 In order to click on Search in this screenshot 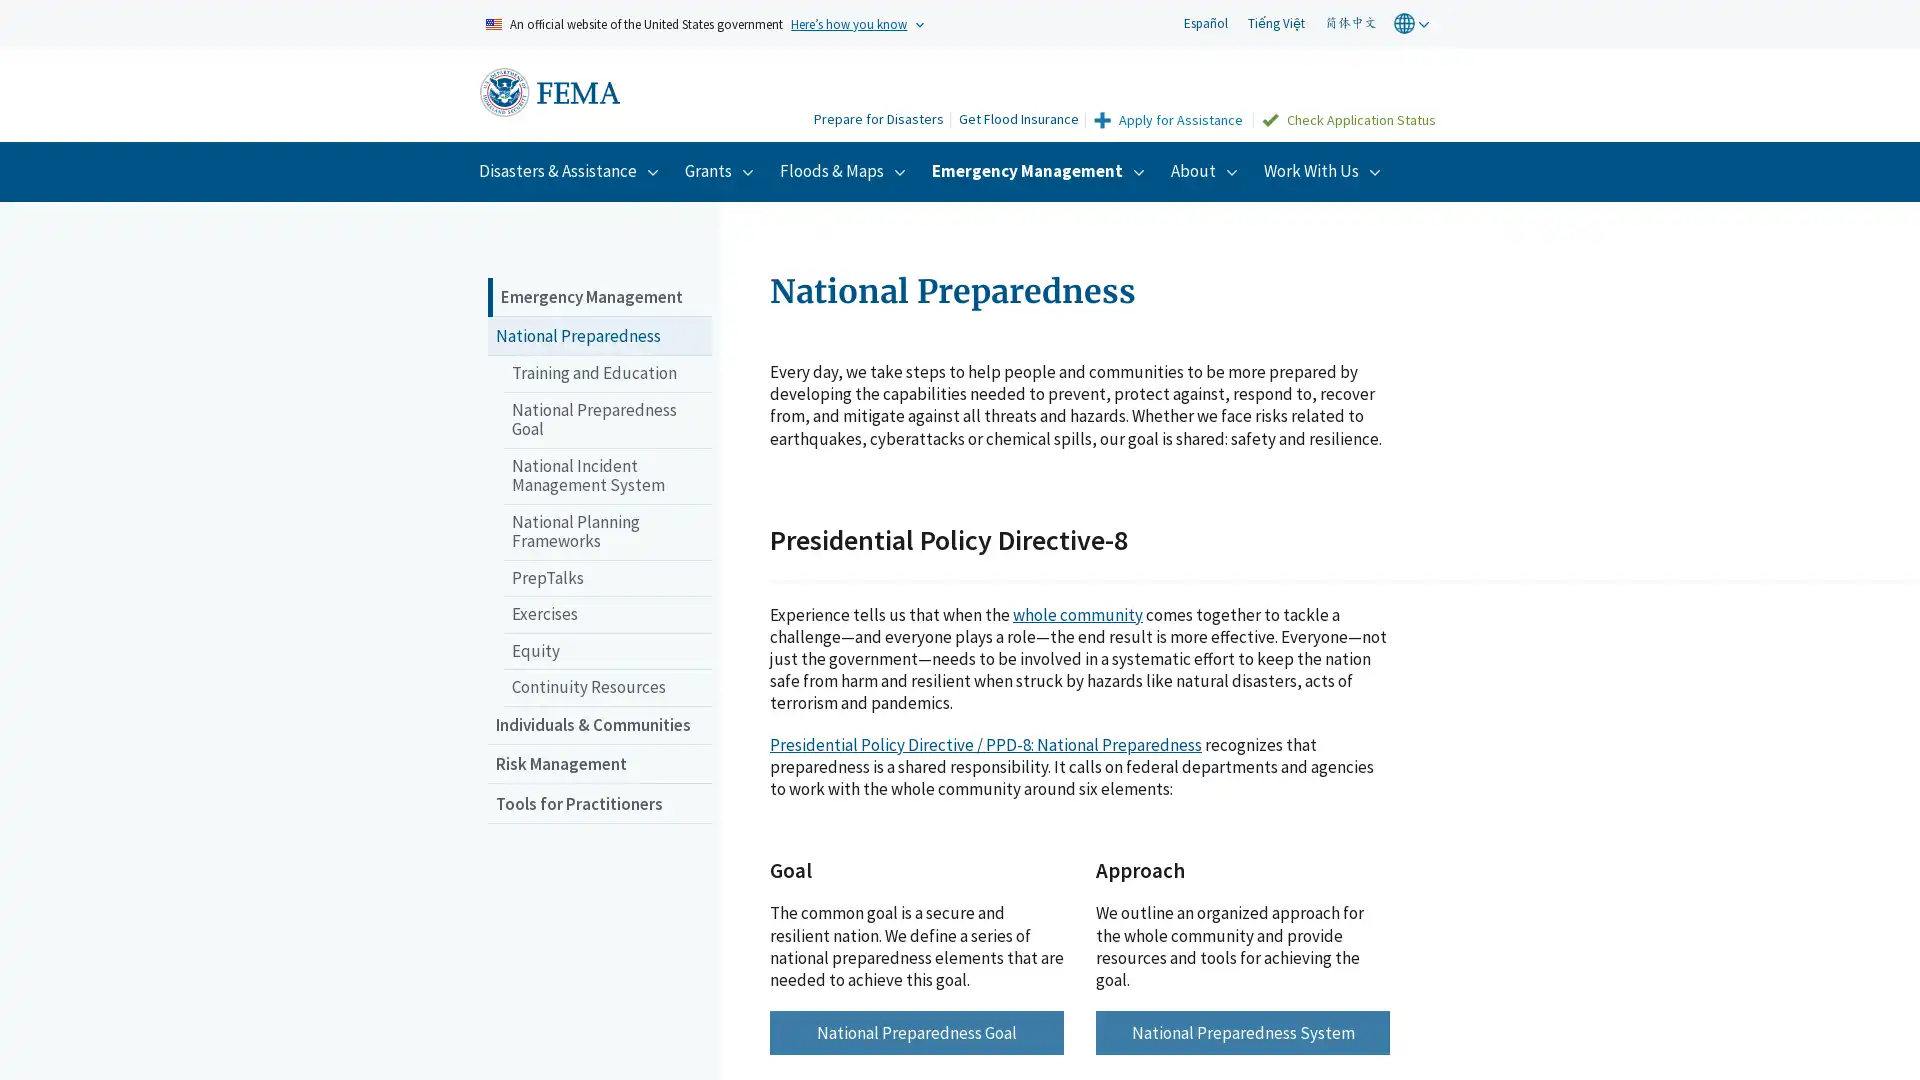, I will do `click(778, 96)`.